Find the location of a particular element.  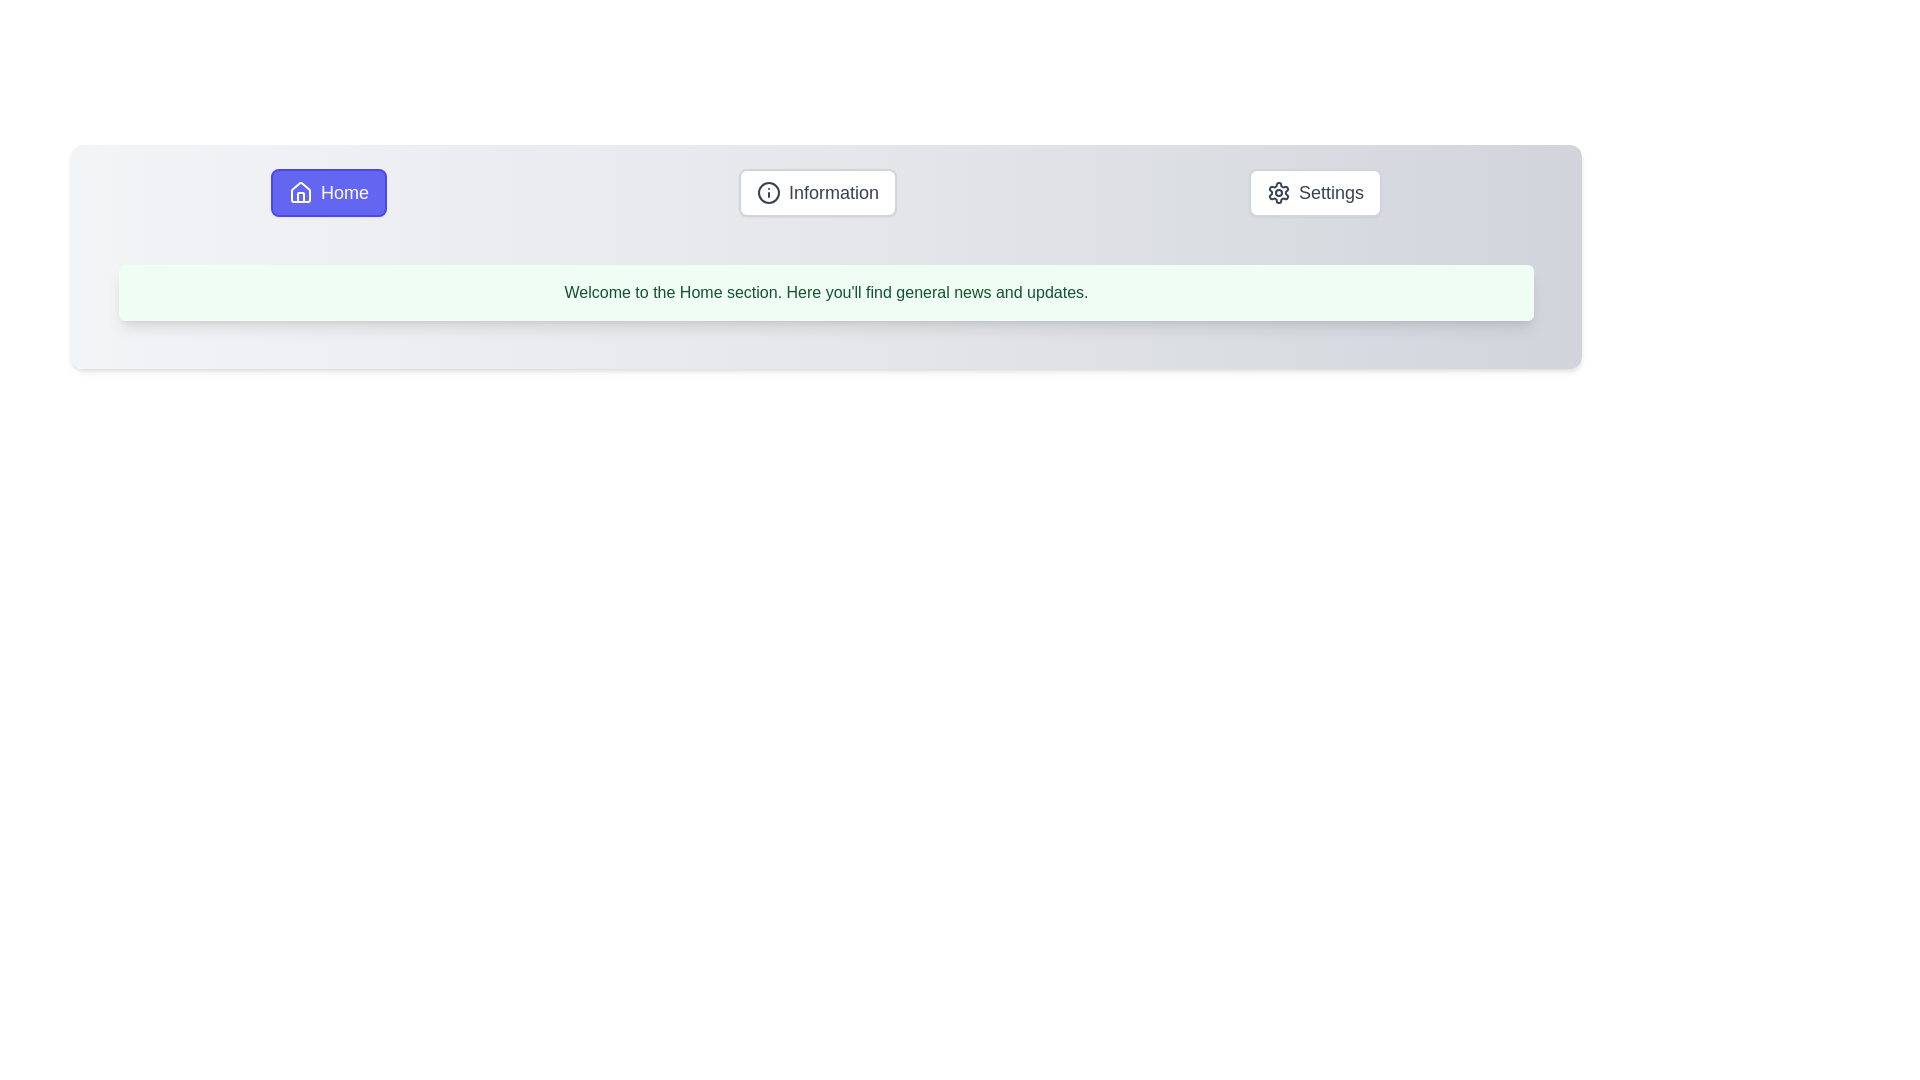

the Settings tab by clicking its button is located at coordinates (1315, 192).